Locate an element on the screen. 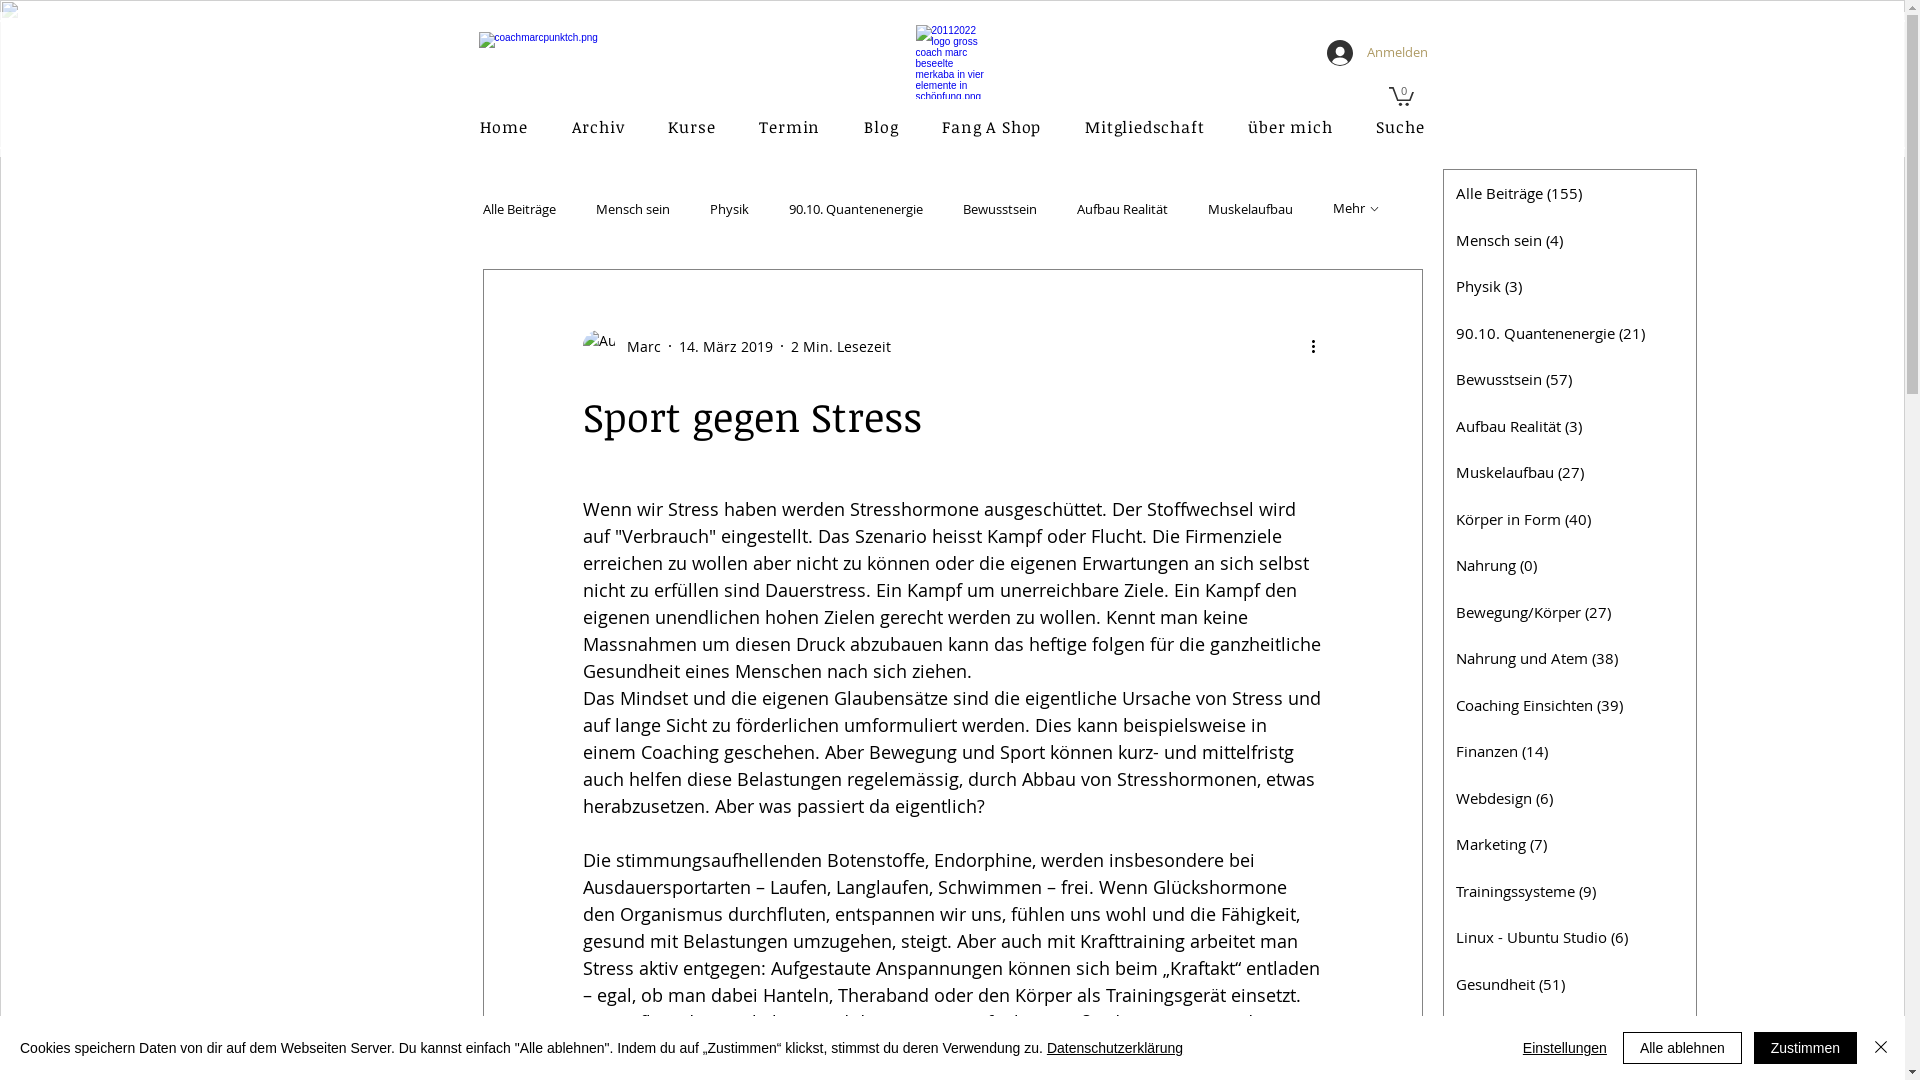 Image resolution: width=1920 pixels, height=1080 pixels. 'Alle ablehnen' is located at coordinates (1681, 1047).